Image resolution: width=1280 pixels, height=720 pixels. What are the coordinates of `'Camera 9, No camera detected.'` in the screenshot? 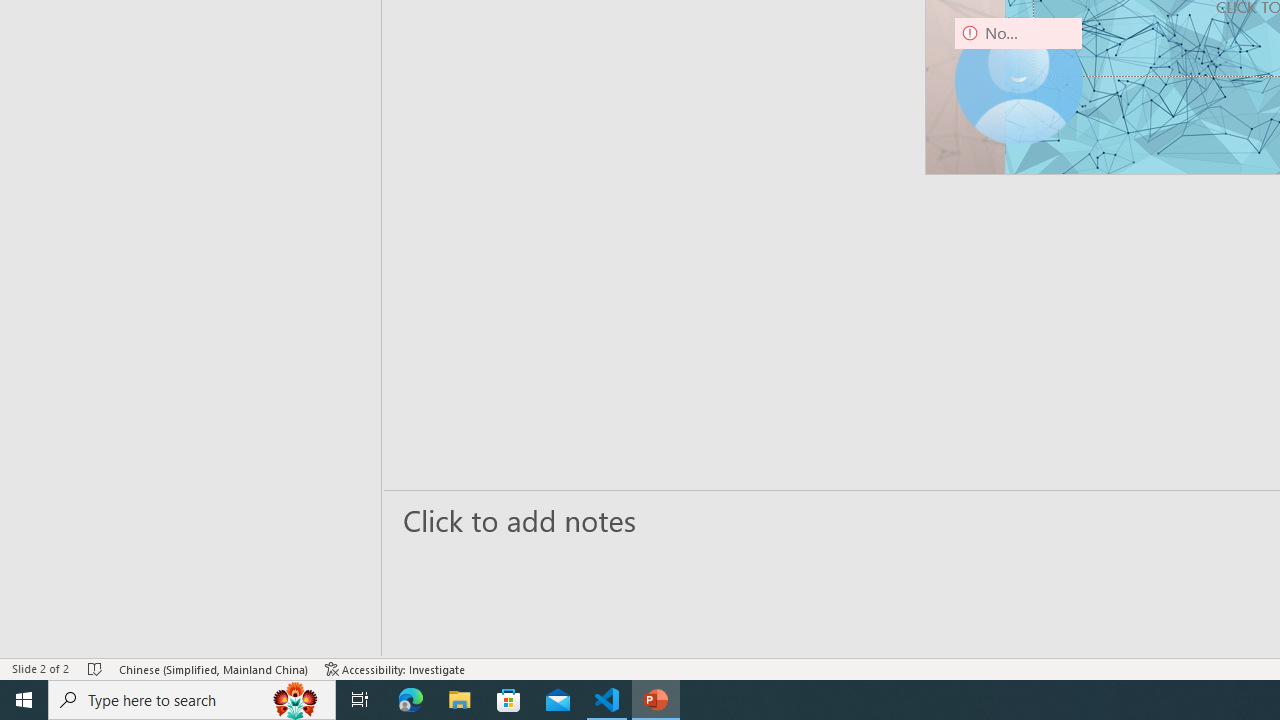 It's located at (1018, 80).